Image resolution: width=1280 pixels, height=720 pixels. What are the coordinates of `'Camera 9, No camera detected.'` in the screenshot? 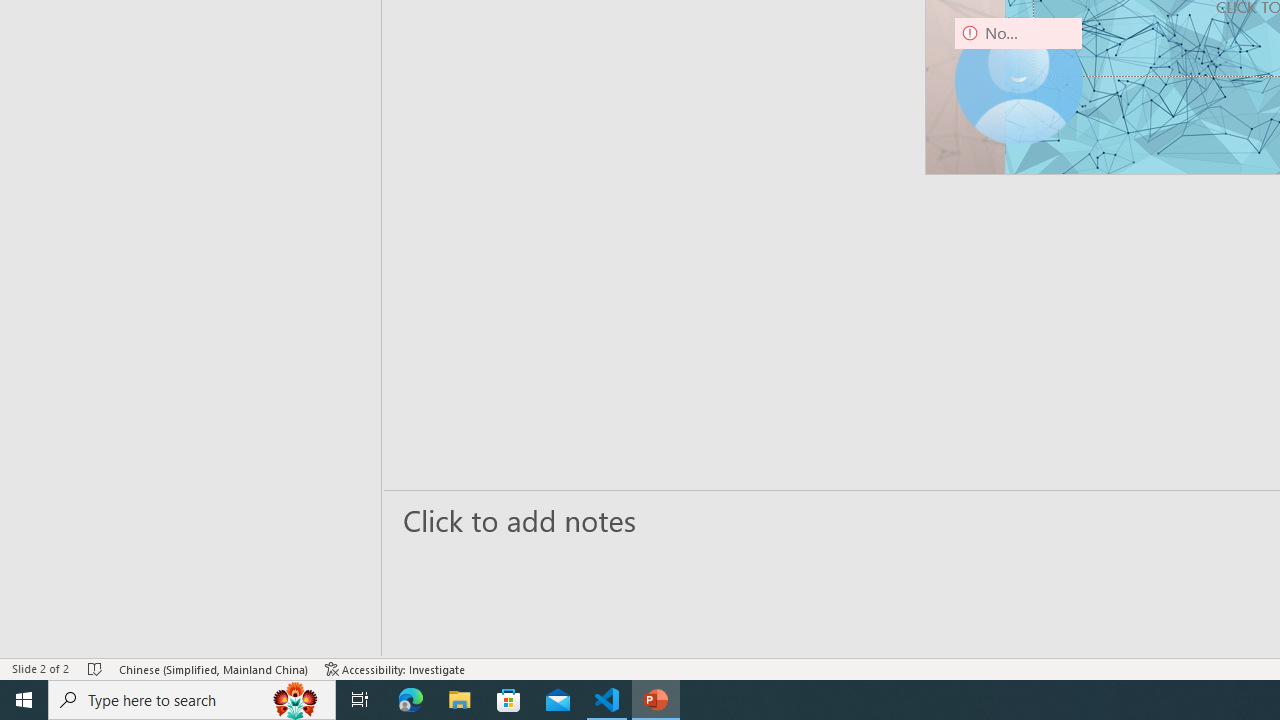 It's located at (1018, 80).